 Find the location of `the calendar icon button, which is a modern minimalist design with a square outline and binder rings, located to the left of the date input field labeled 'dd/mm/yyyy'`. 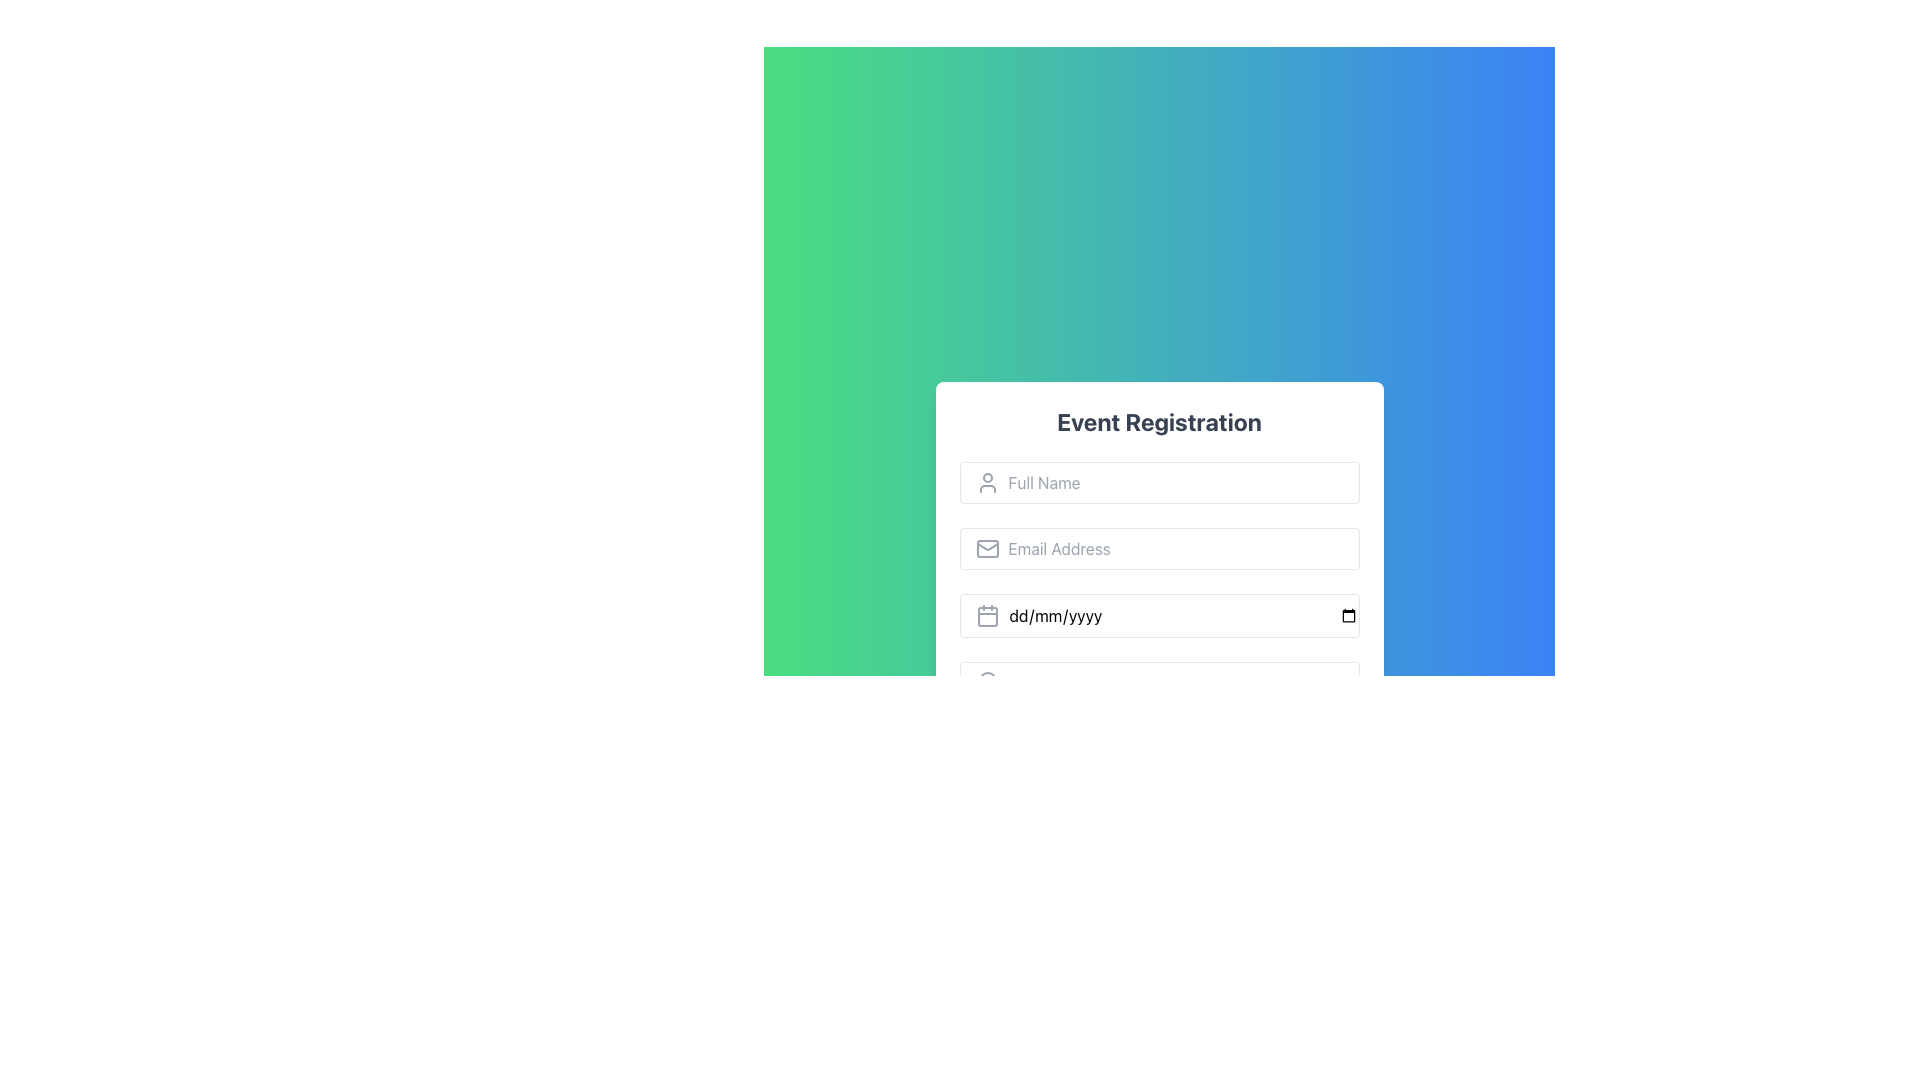

the calendar icon button, which is a modern minimalist design with a square outline and binder rings, located to the left of the date input field labeled 'dd/mm/yyyy' is located at coordinates (987, 615).